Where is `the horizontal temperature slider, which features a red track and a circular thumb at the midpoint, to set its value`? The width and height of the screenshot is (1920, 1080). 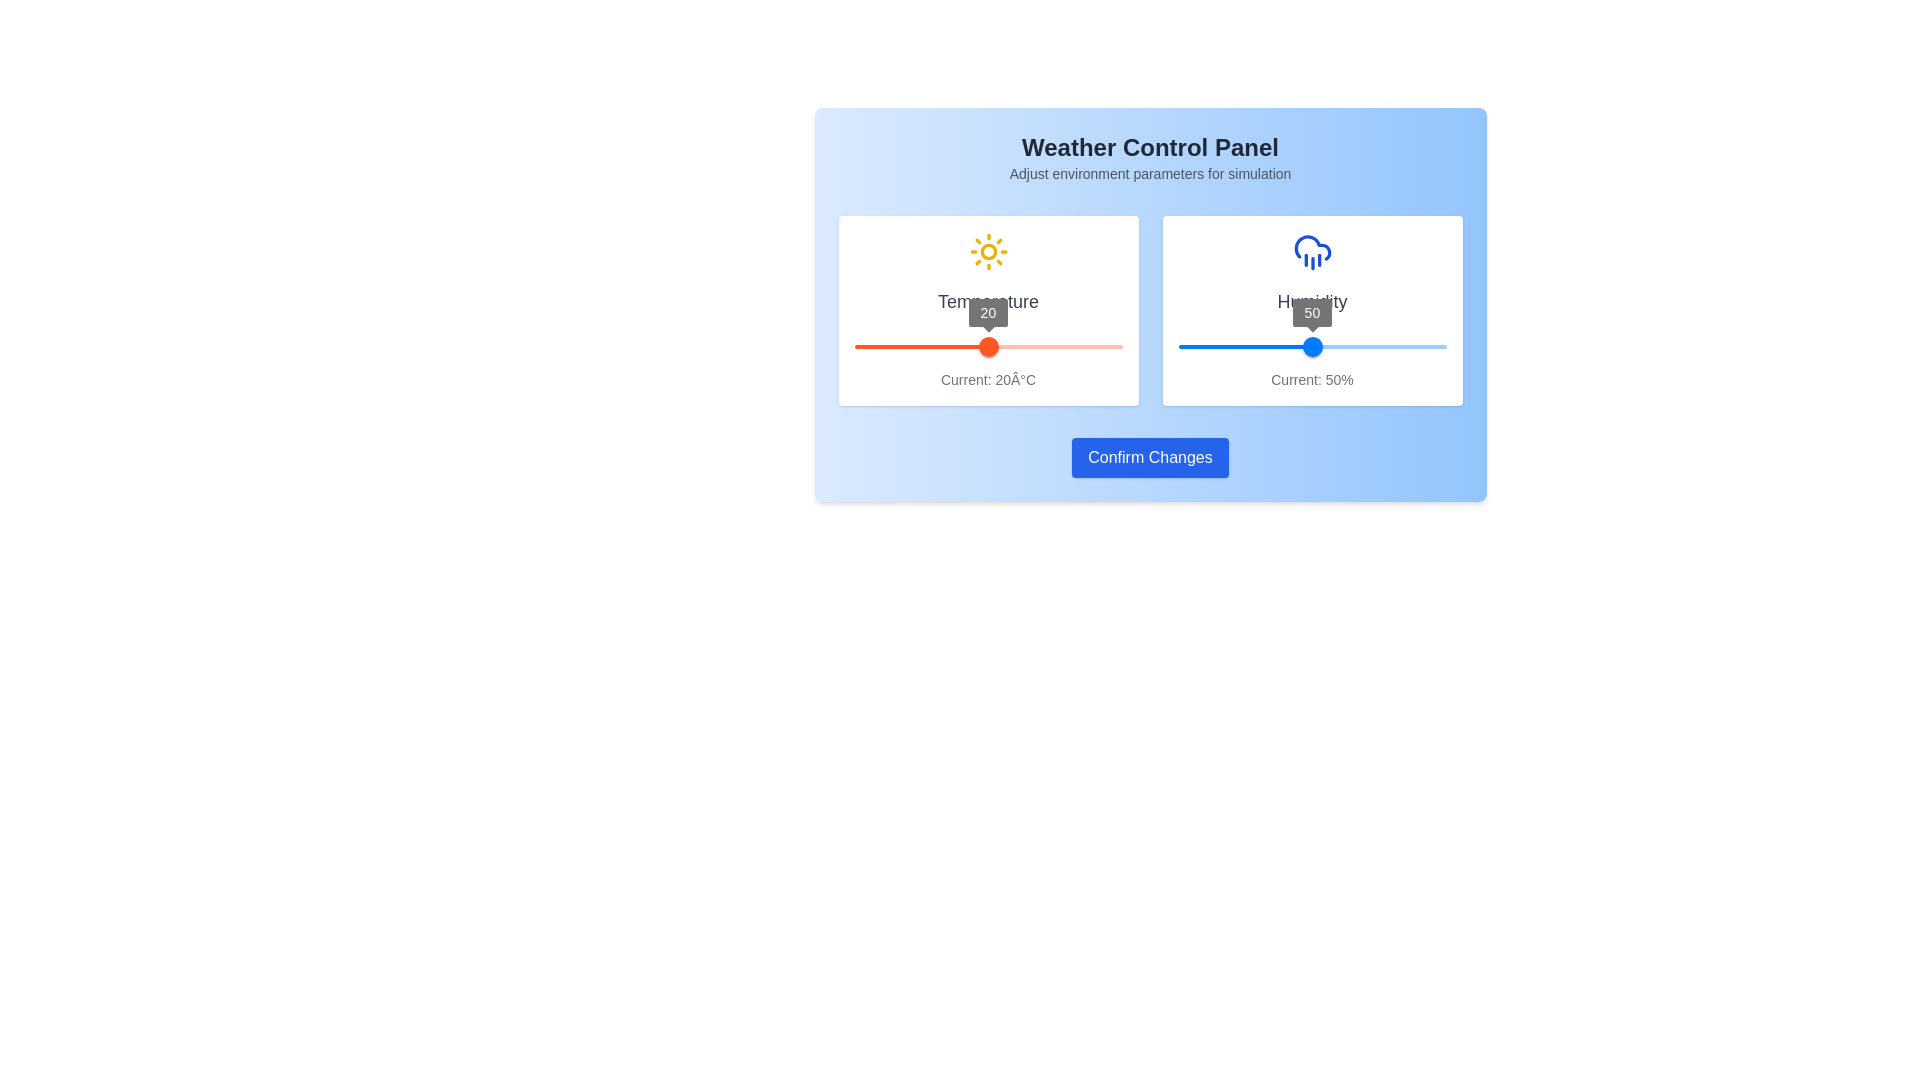 the horizontal temperature slider, which features a red track and a circular thumb at the midpoint, to set its value is located at coordinates (988, 346).